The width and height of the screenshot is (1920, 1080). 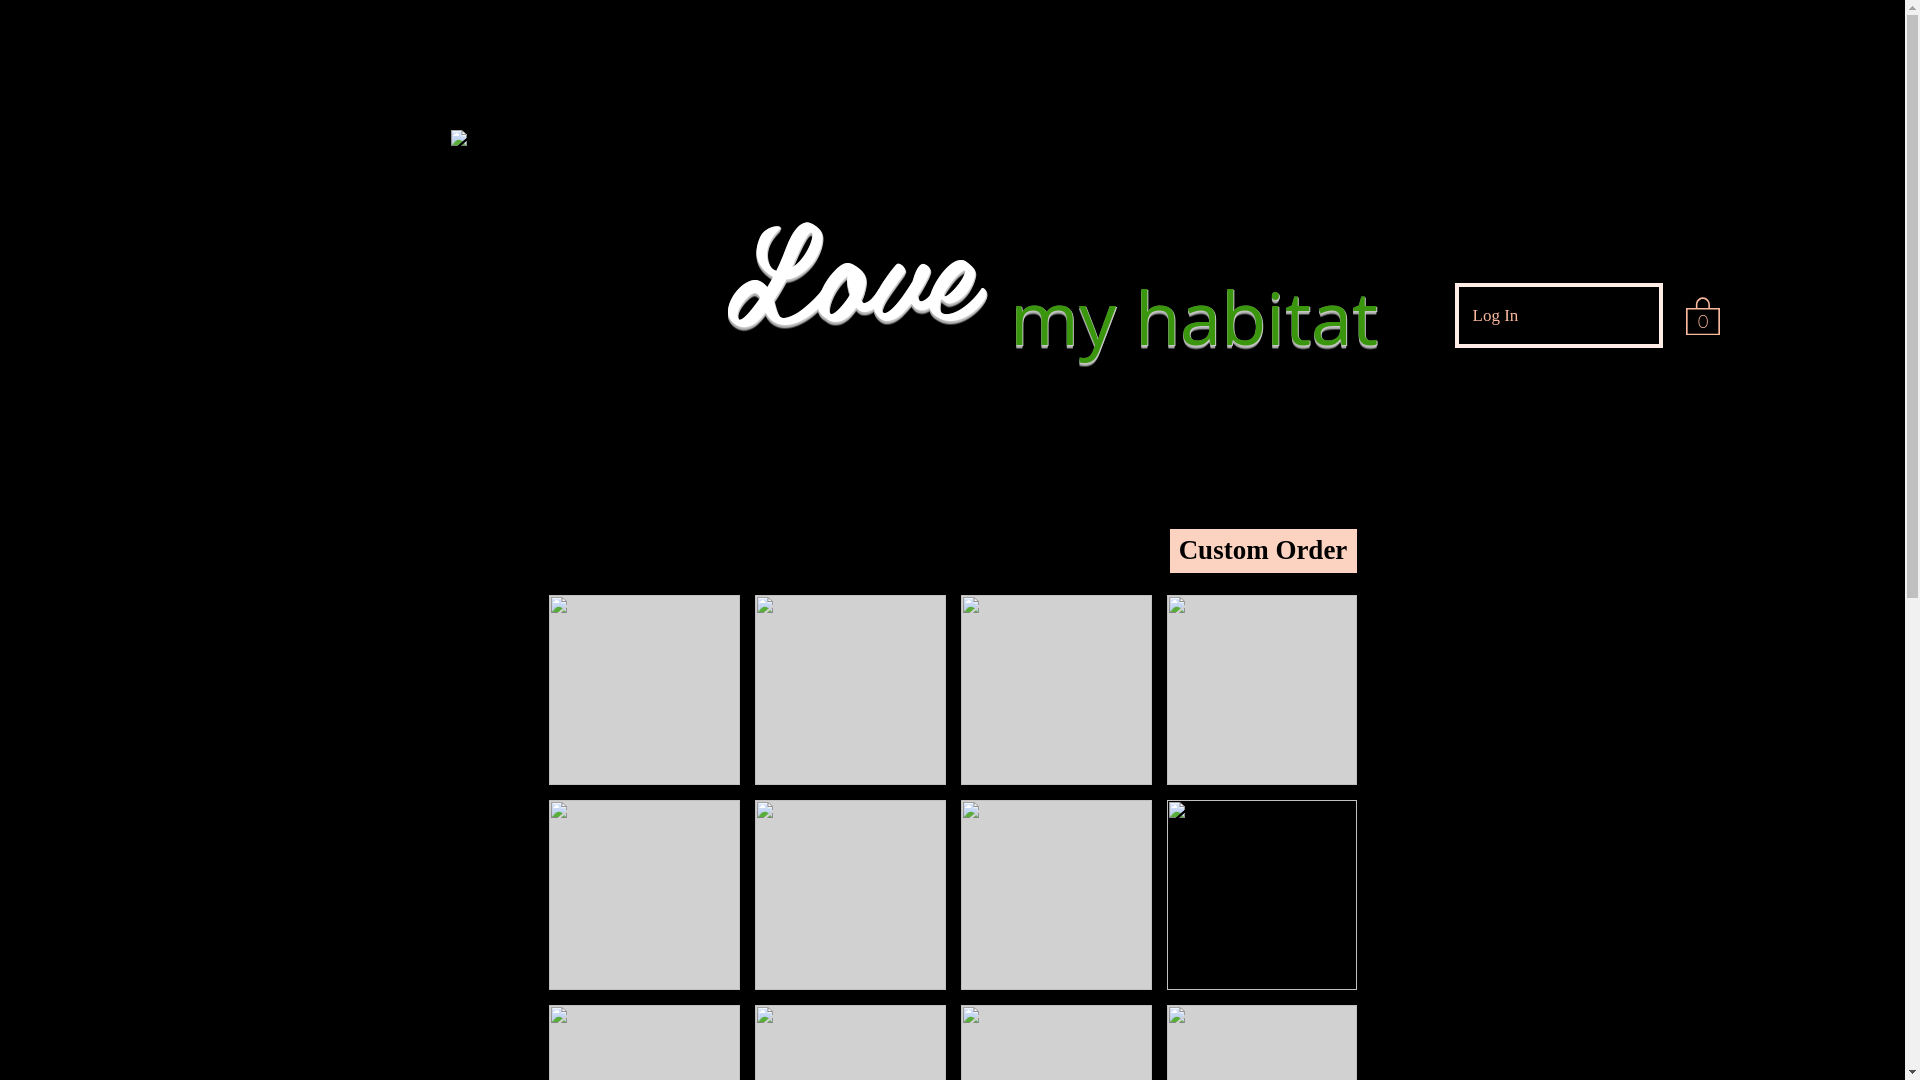 I want to click on 'Custom Order', so click(x=1170, y=551).